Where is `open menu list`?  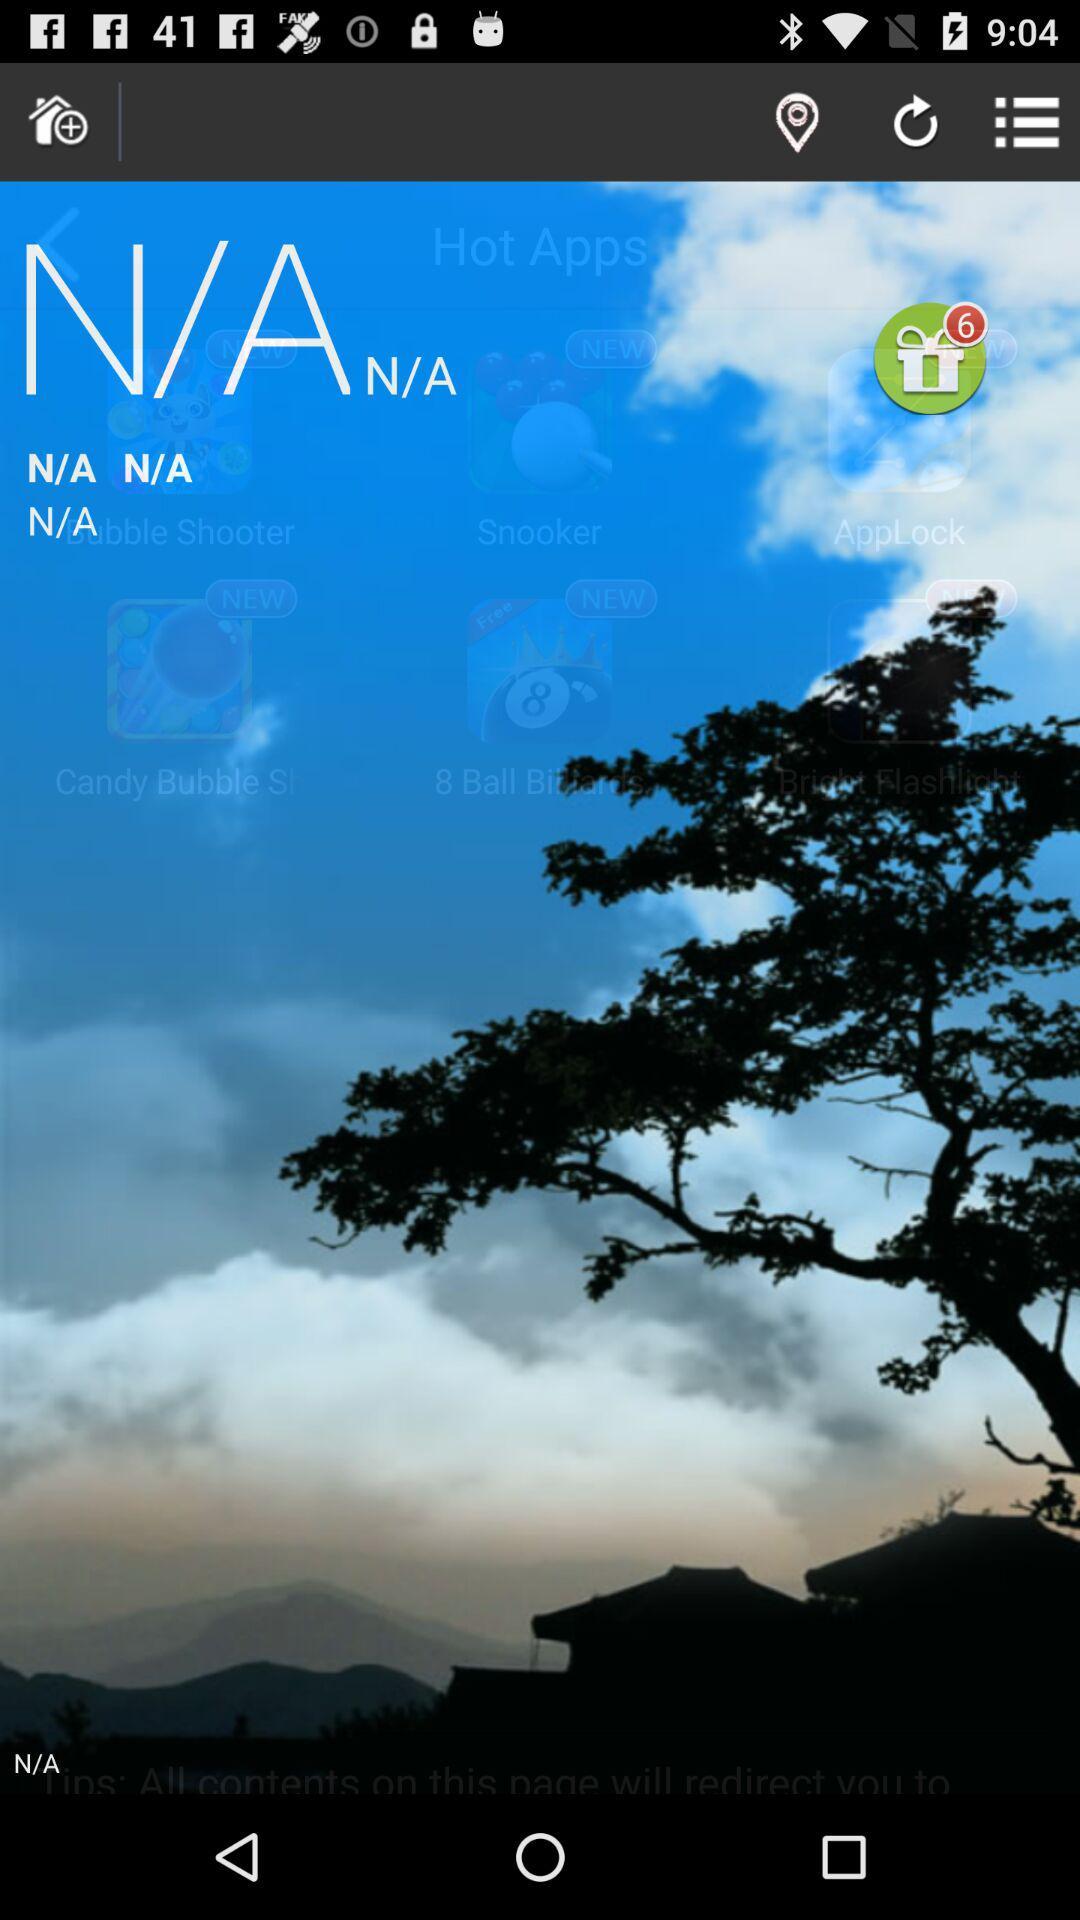 open menu list is located at coordinates (1027, 121).